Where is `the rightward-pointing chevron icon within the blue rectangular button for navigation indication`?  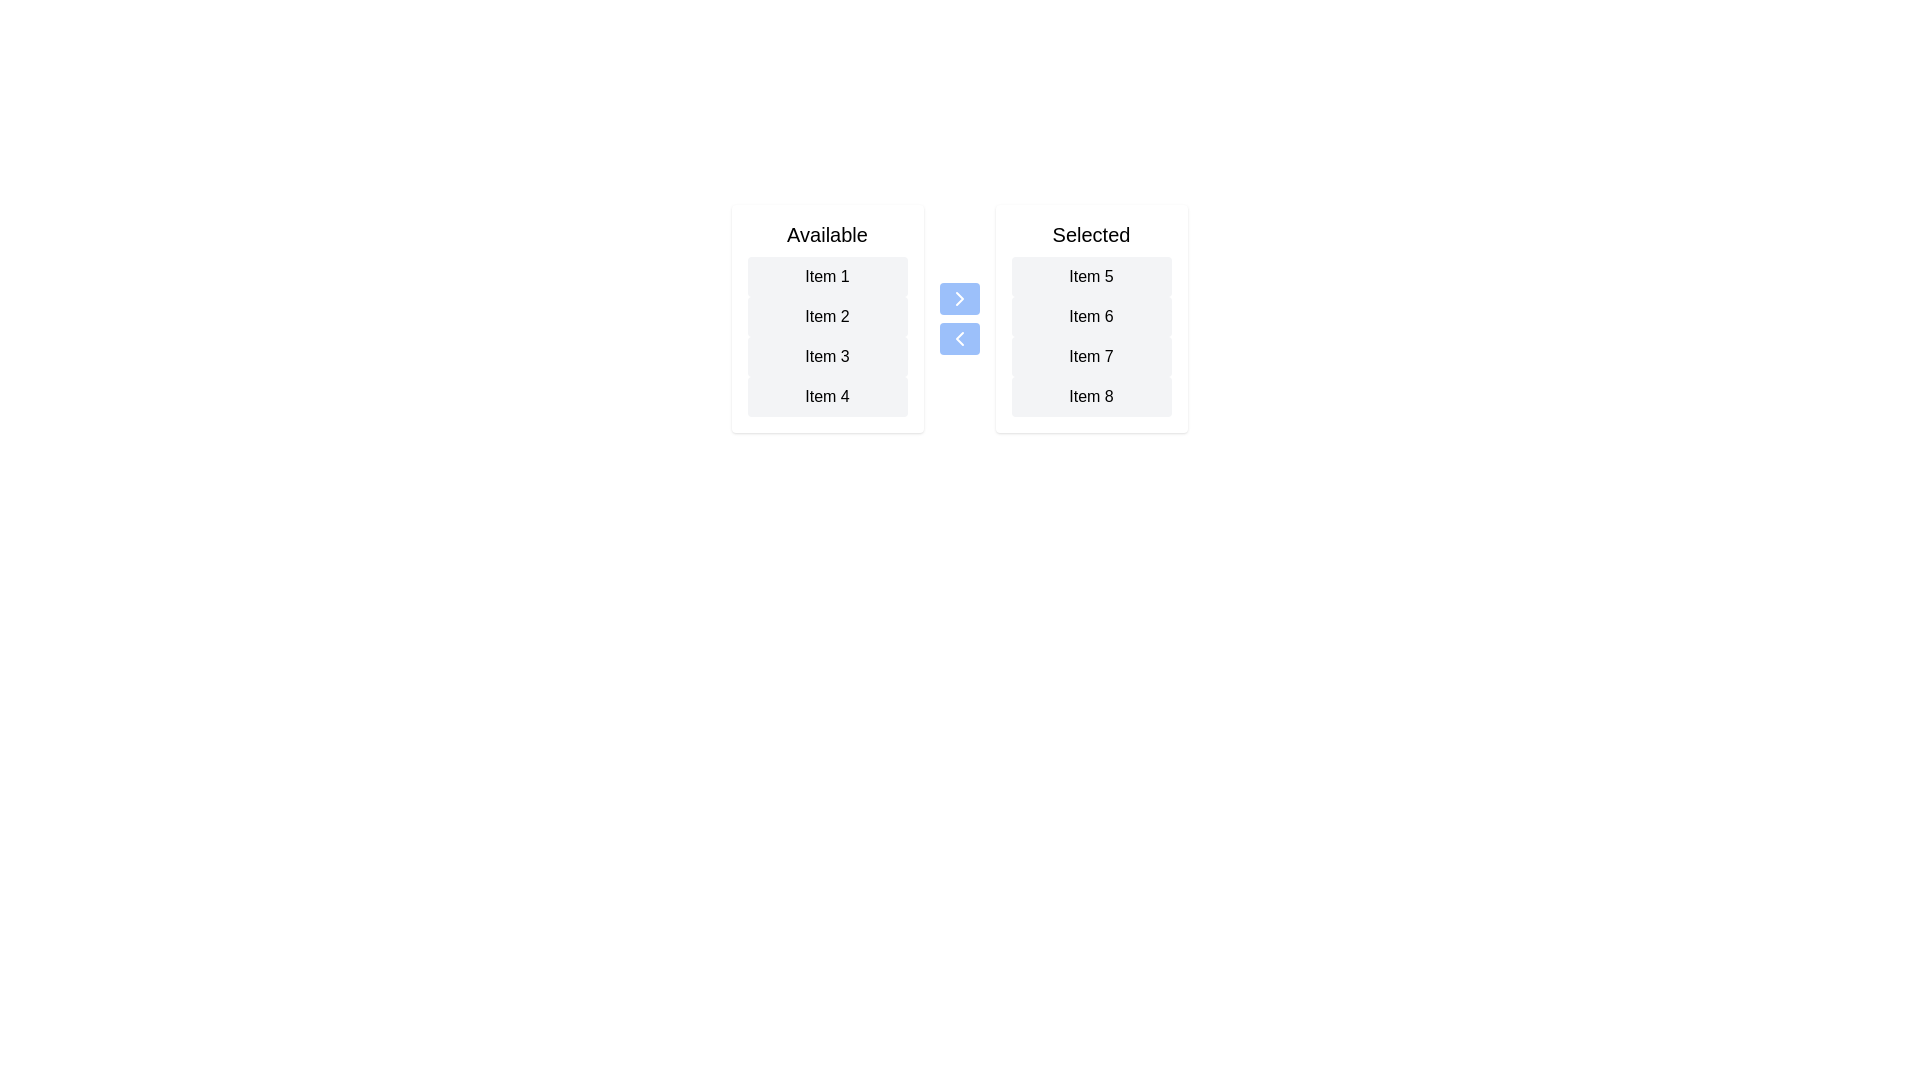 the rightward-pointing chevron icon within the blue rectangular button for navigation indication is located at coordinates (958, 299).